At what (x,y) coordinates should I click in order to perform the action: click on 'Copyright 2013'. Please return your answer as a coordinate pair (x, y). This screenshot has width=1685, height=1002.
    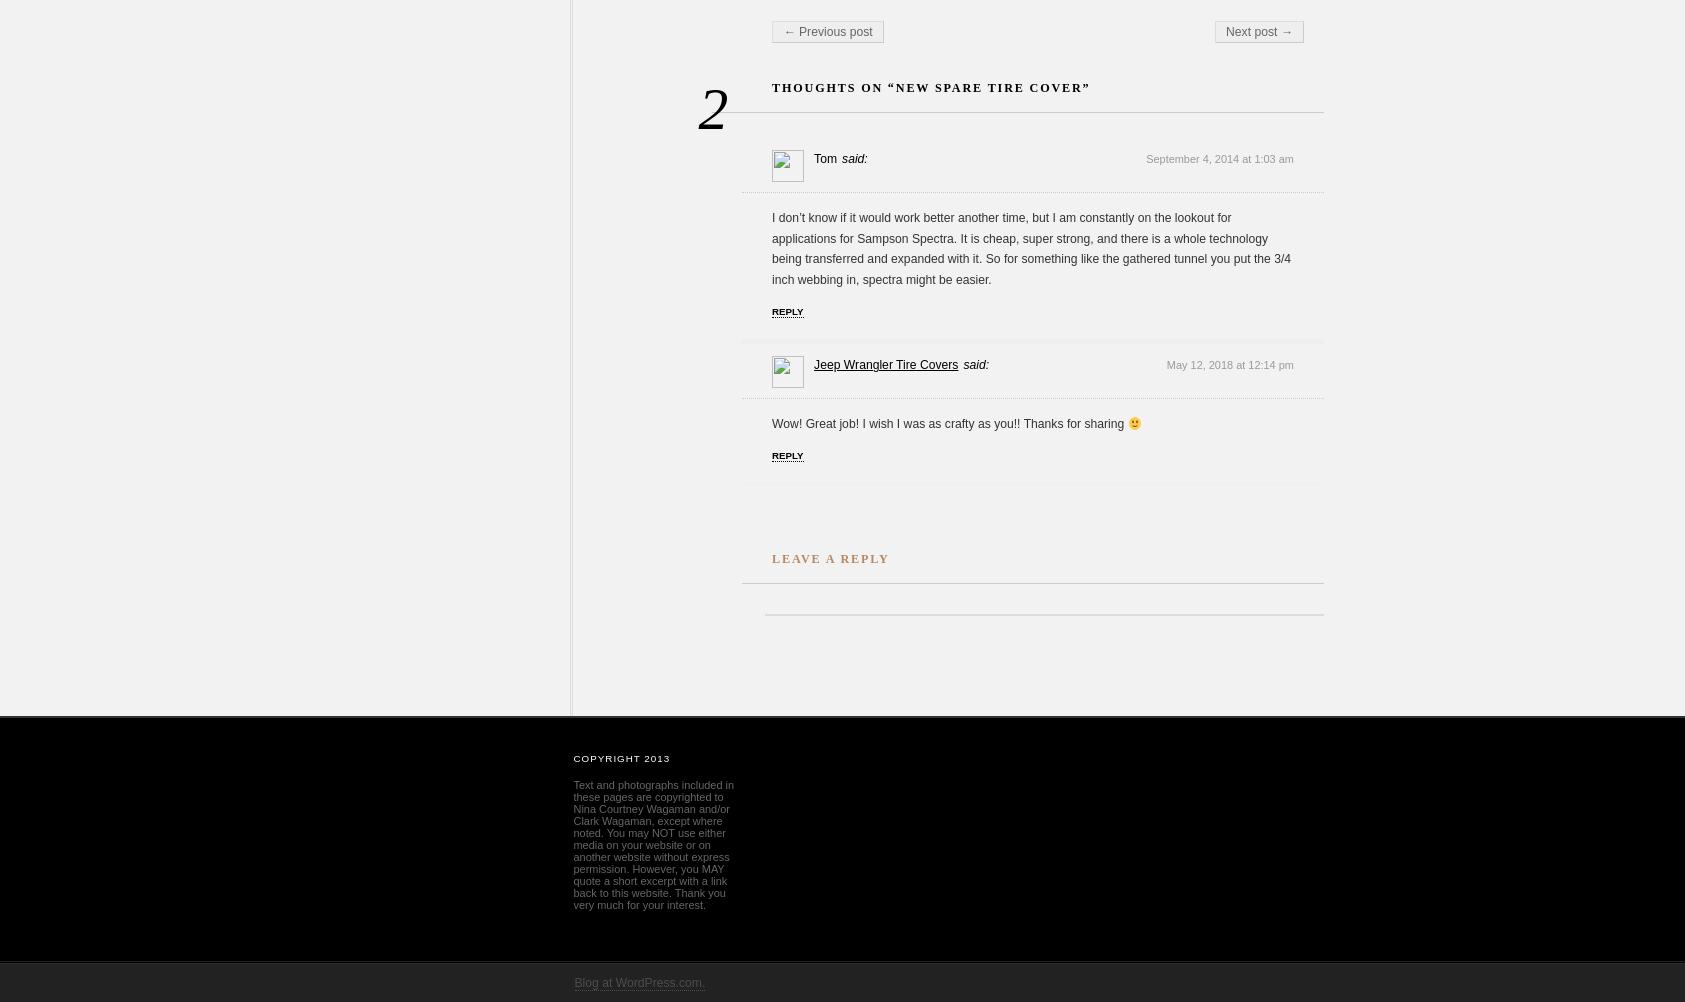
    Looking at the image, I should click on (573, 756).